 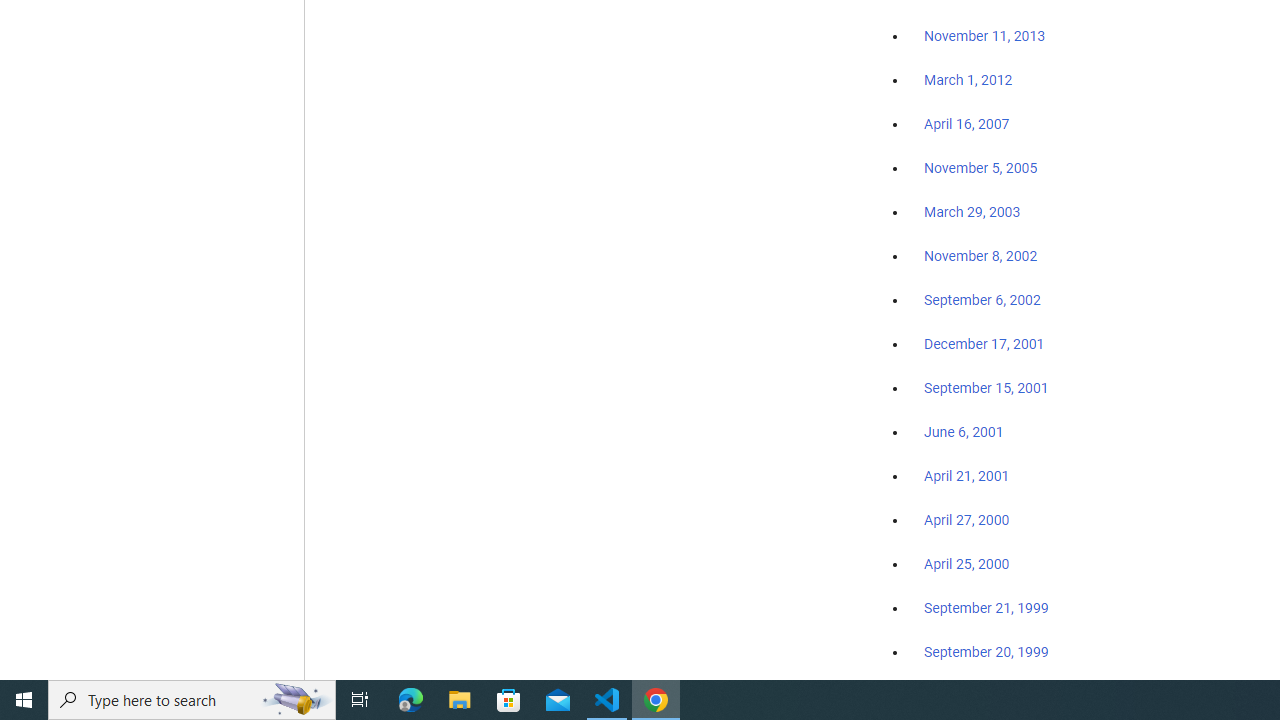 What do you see at coordinates (972, 212) in the screenshot?
I see `'March 29, 2003'` at bounding box center [972, 212].